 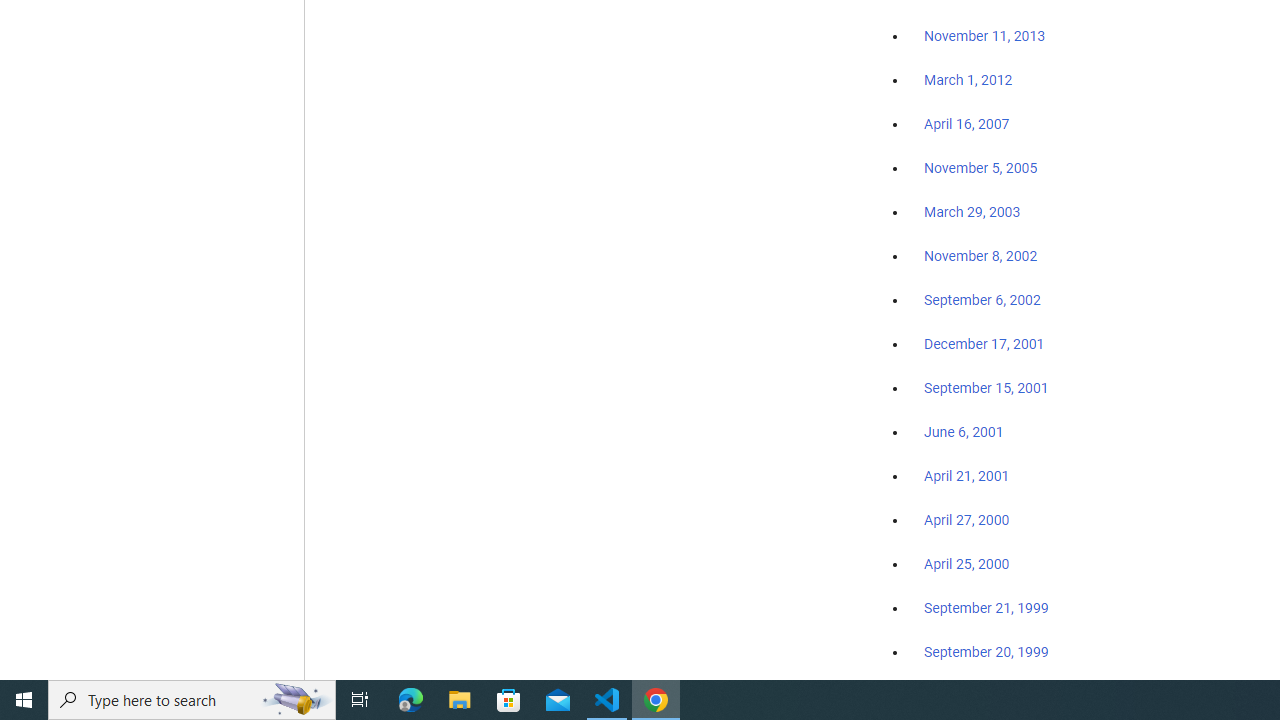 What do you see at coordinates (972, 212) in the screenshot?
I see `'March 29, 2003'` at bounding box center [972, 212].